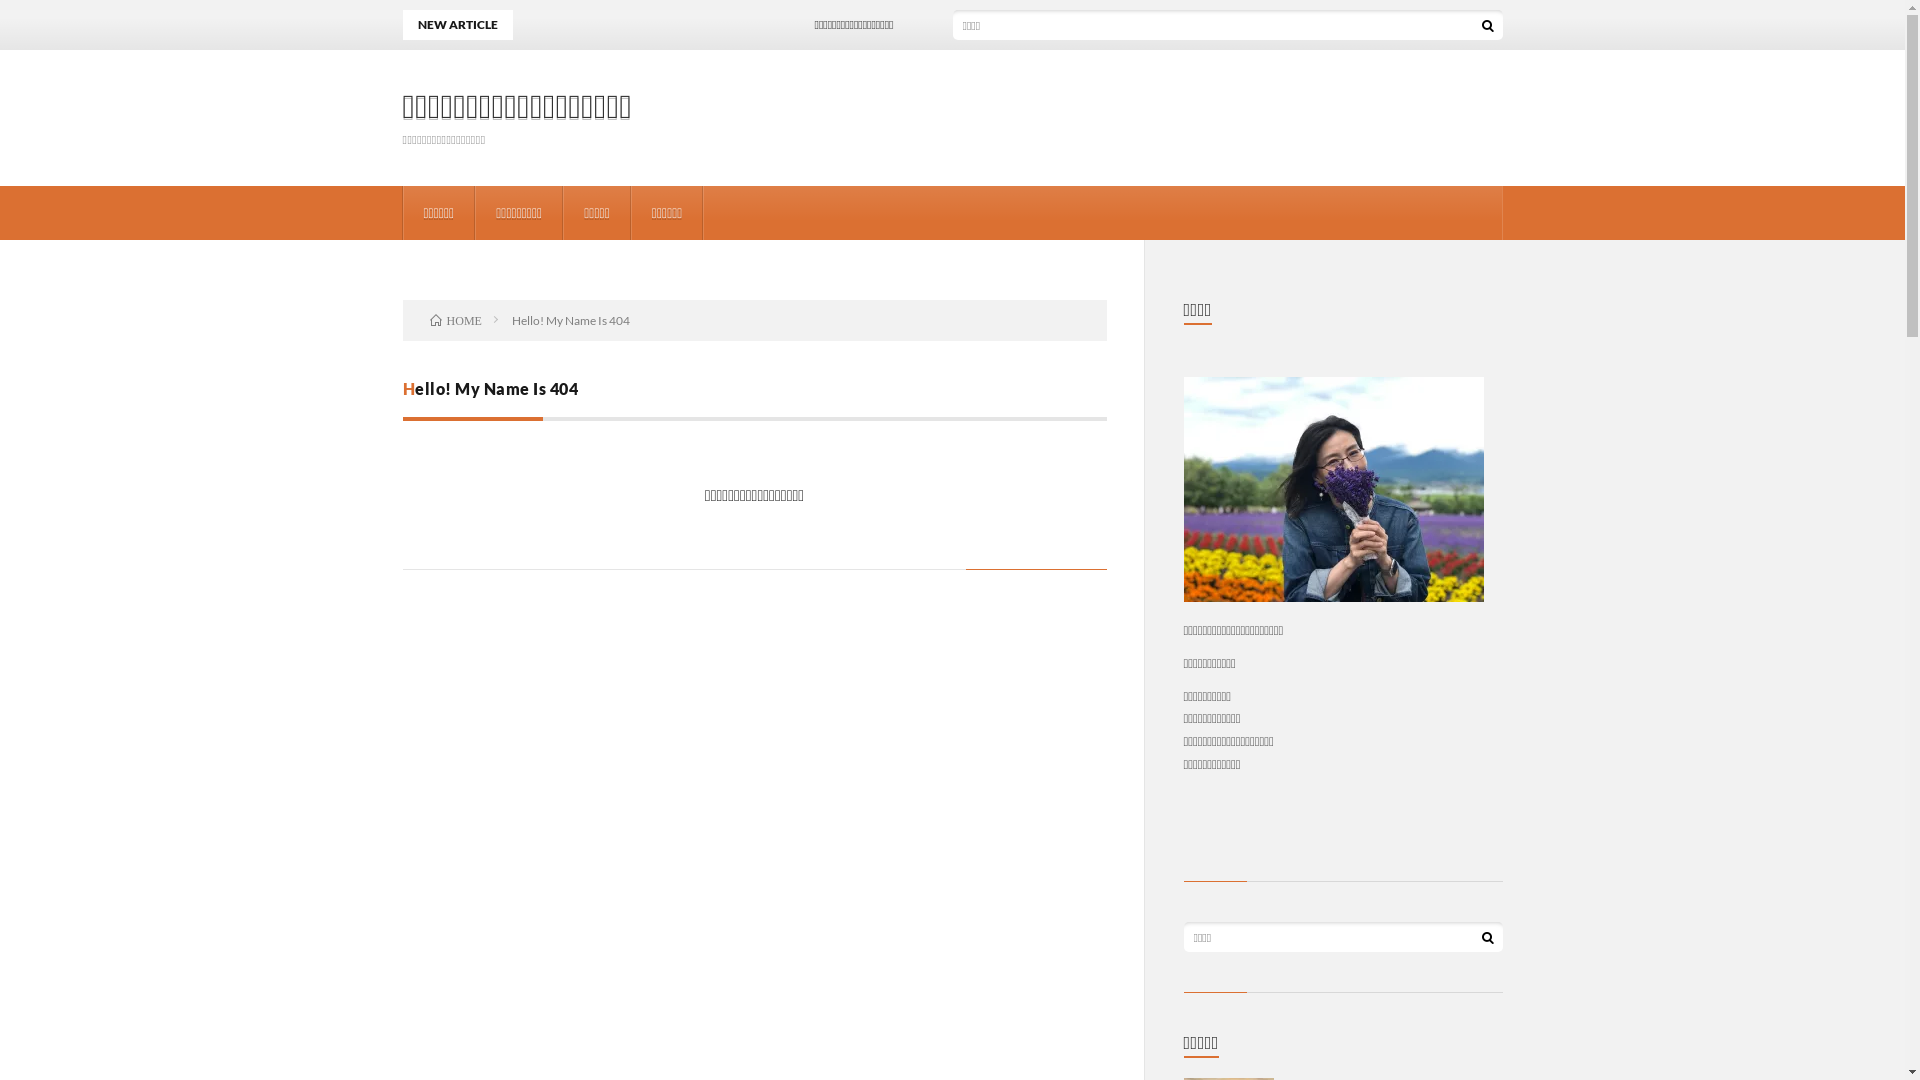  Describe the element at coordinates (1487, 24) in the screenshot. I see `'search'` at that location.